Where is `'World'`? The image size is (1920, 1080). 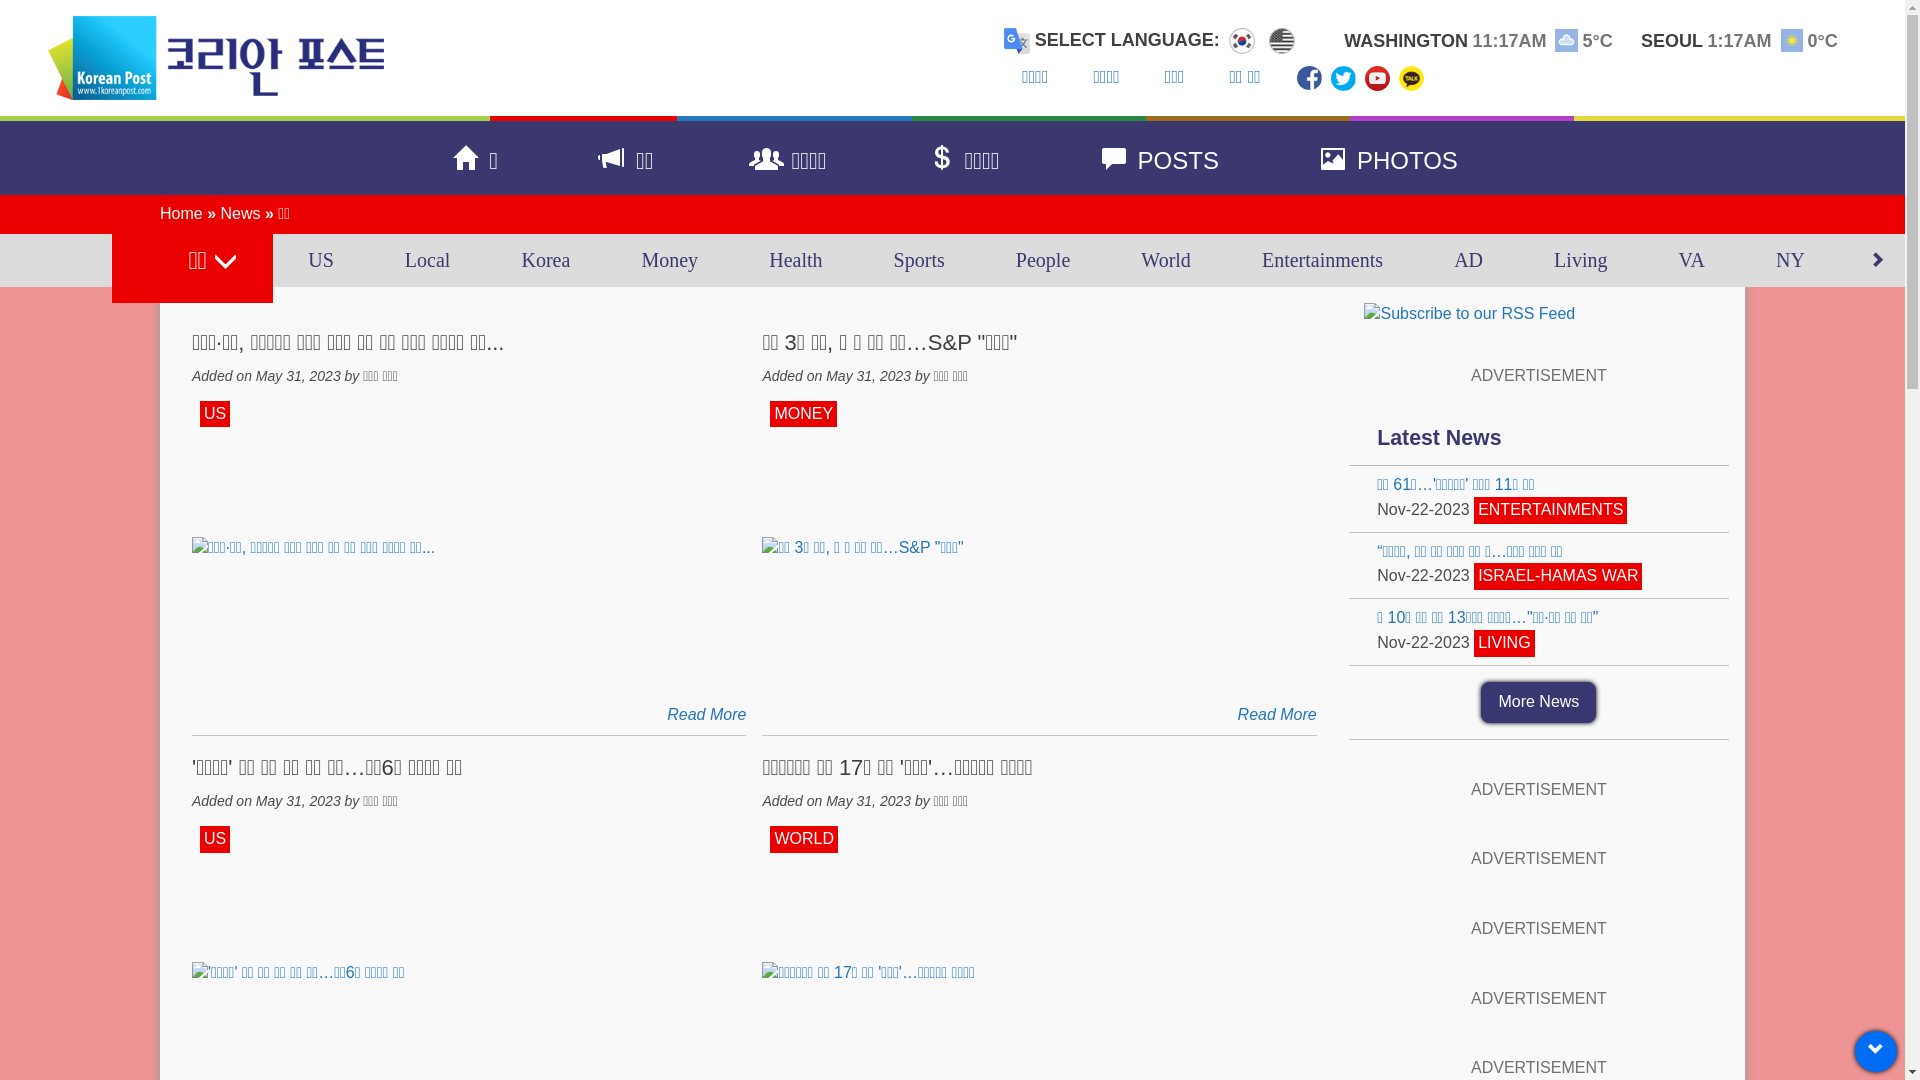
'World' is located at coordinates (1166, 260).